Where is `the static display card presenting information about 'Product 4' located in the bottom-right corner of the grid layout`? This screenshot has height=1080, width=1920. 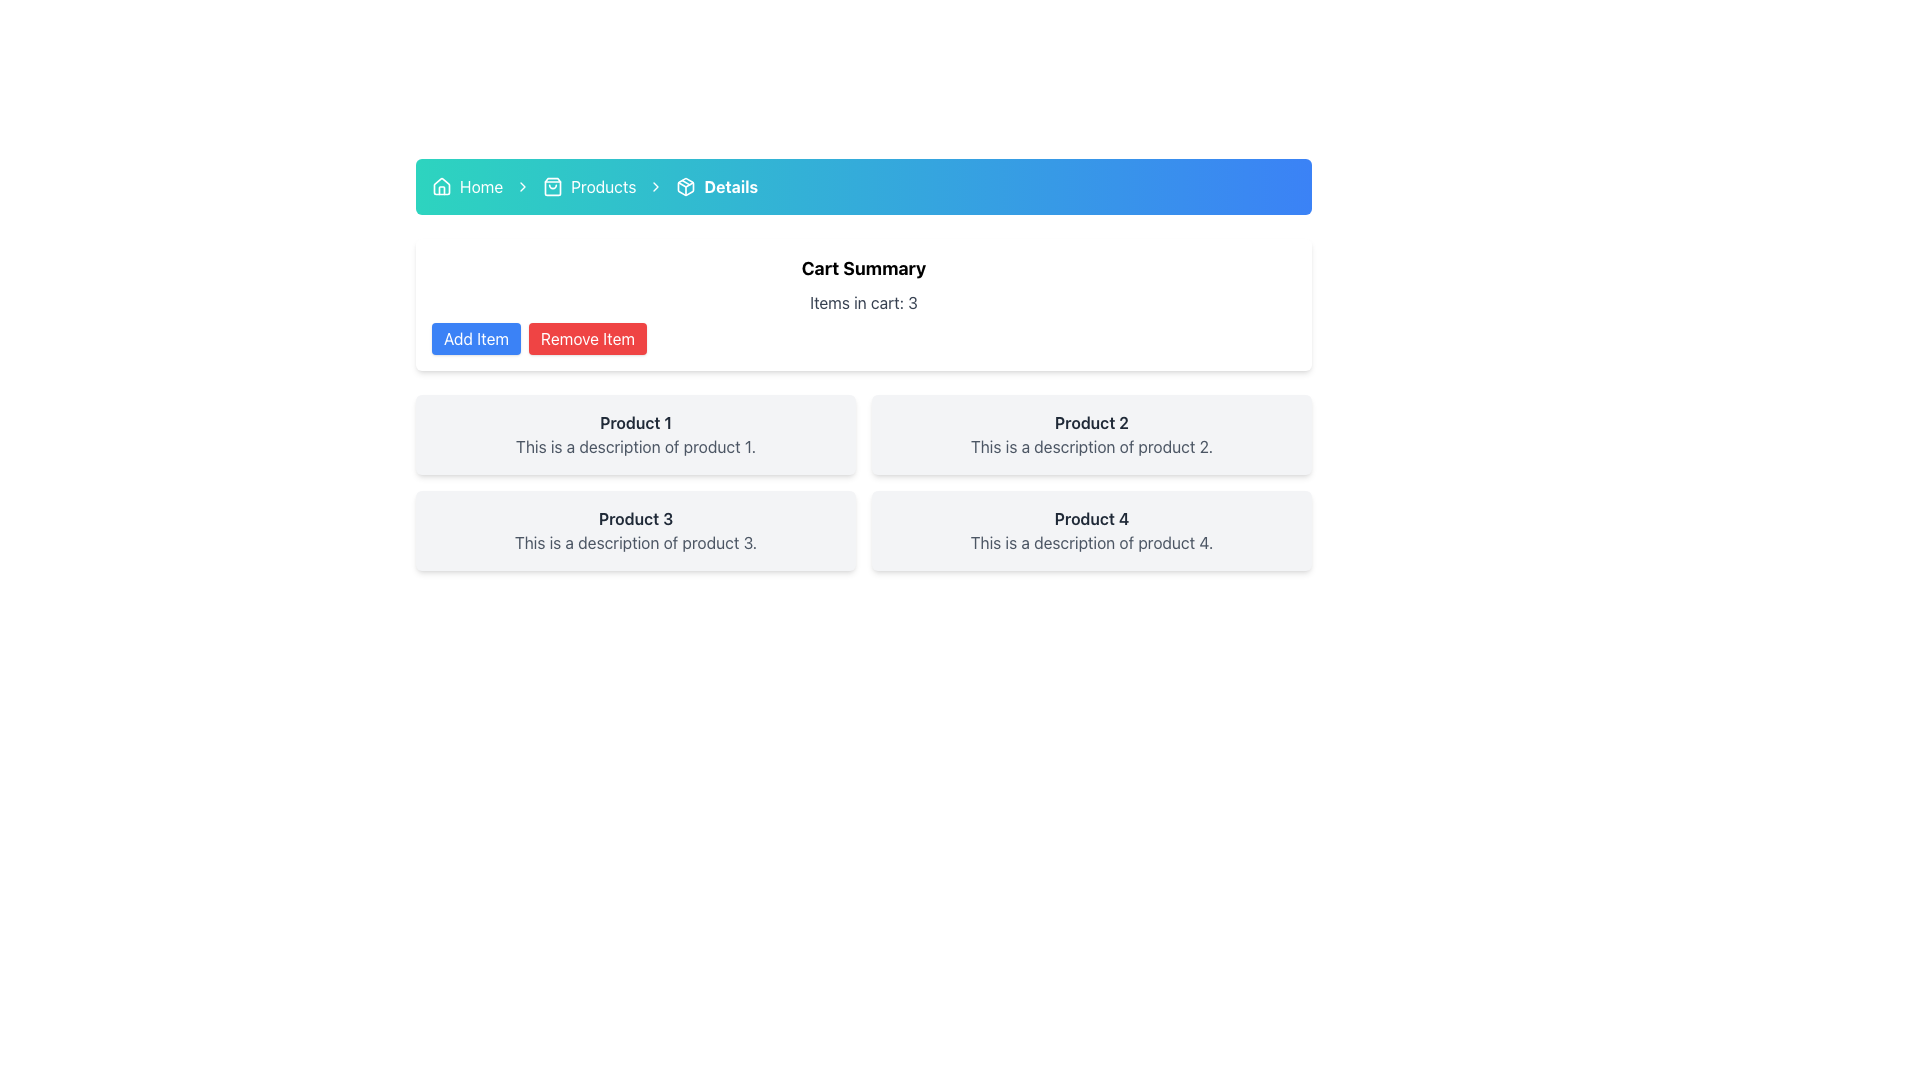 the static display card presenting information about 'Product 4' located in the bottom-right corner of the grid layout is located at coordinates (1090, 530).